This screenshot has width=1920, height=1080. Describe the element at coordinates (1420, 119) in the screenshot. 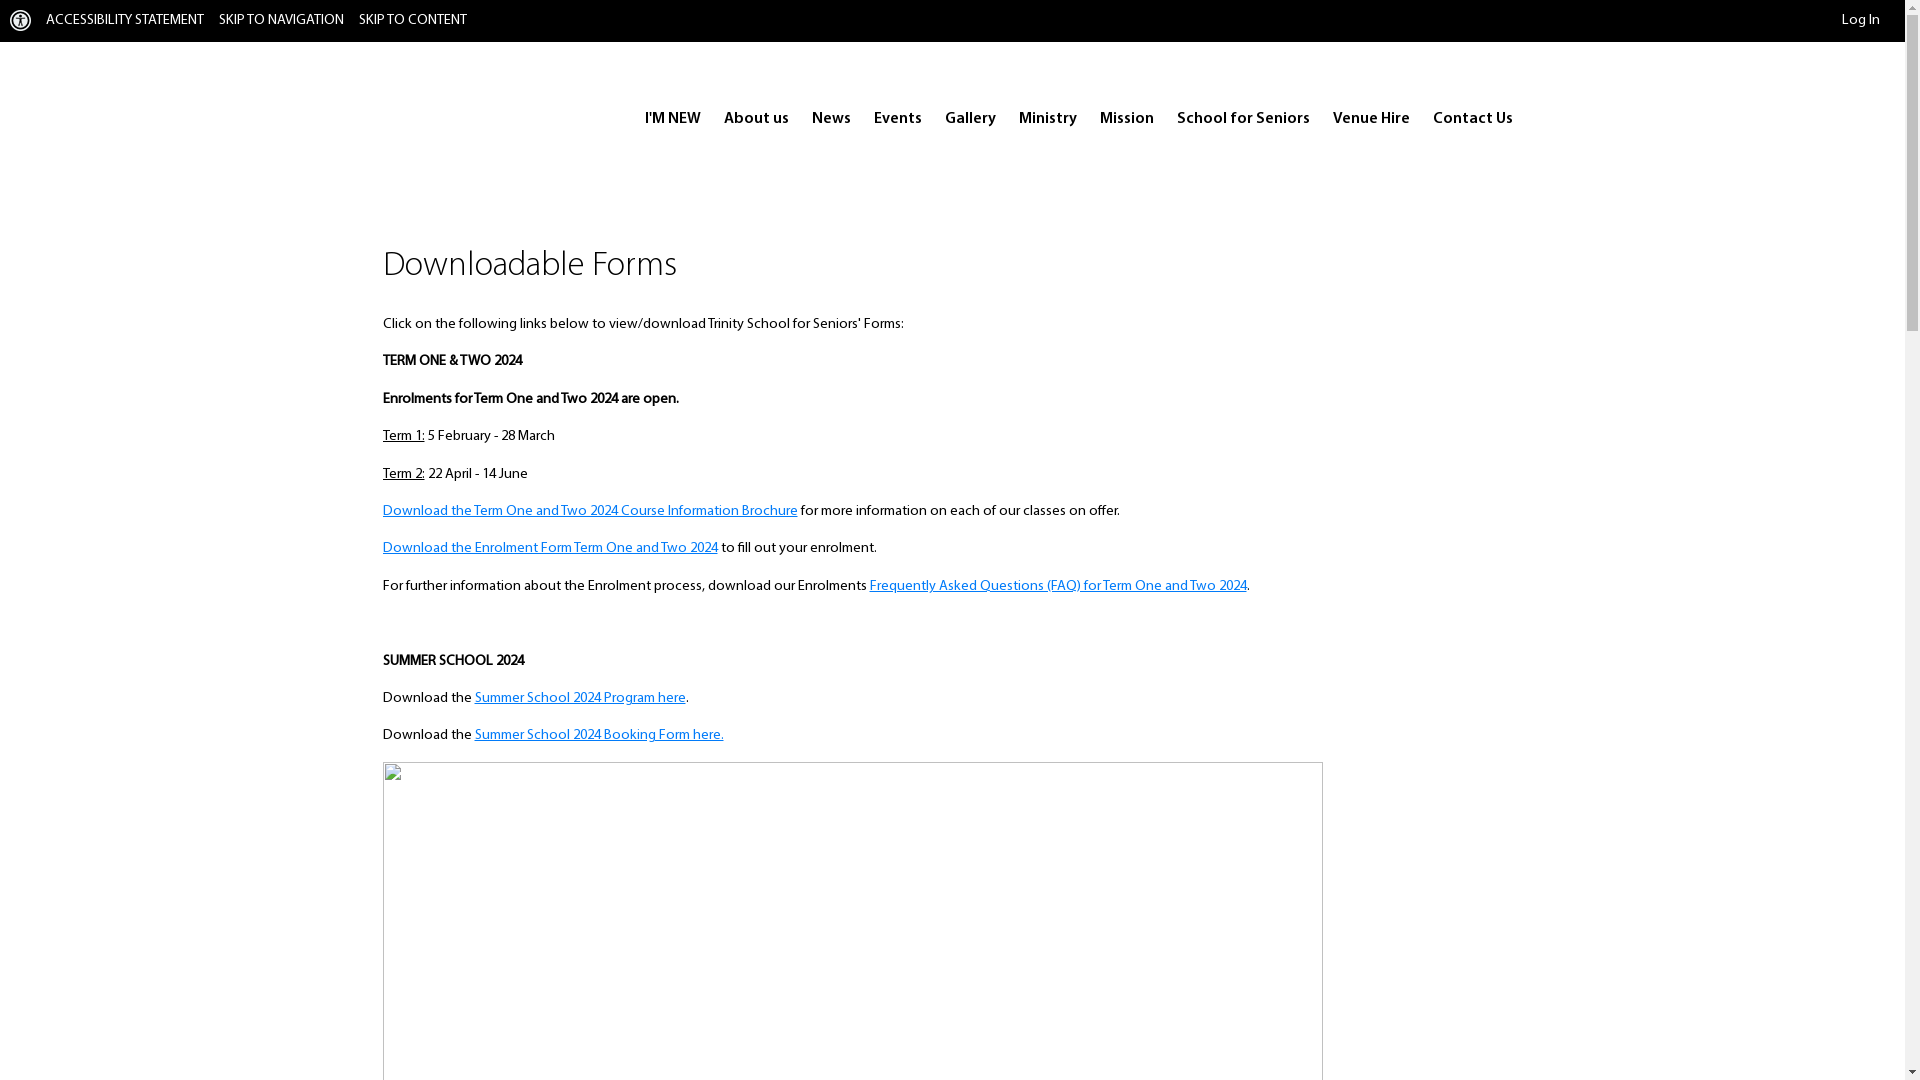

I see `'Contact Us'` at that location.